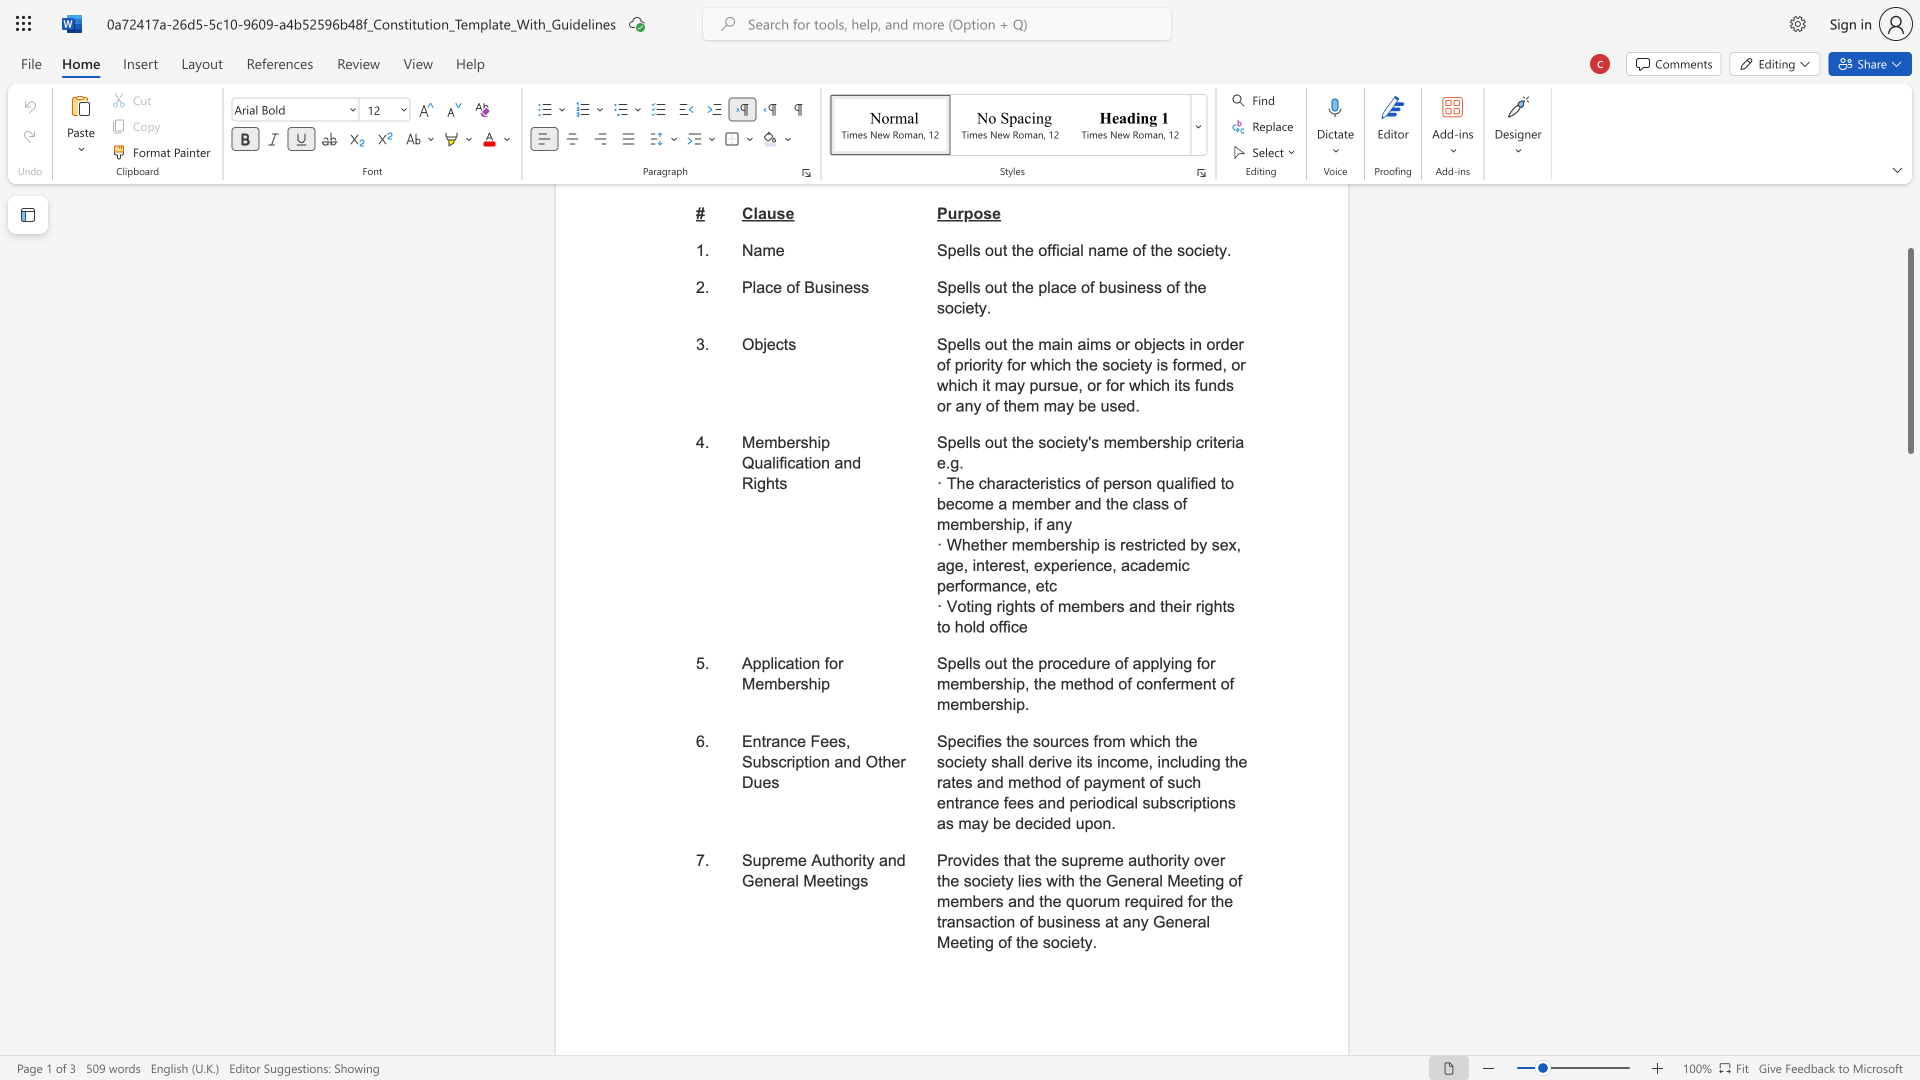 Image resolution: width=1920 pixels, height=1080 pixels. What do you see at coordinates (1909, 350) in the screenshot?
I see `the scrollbar and move down 580 pixels` at bounding box center [1909, 350].